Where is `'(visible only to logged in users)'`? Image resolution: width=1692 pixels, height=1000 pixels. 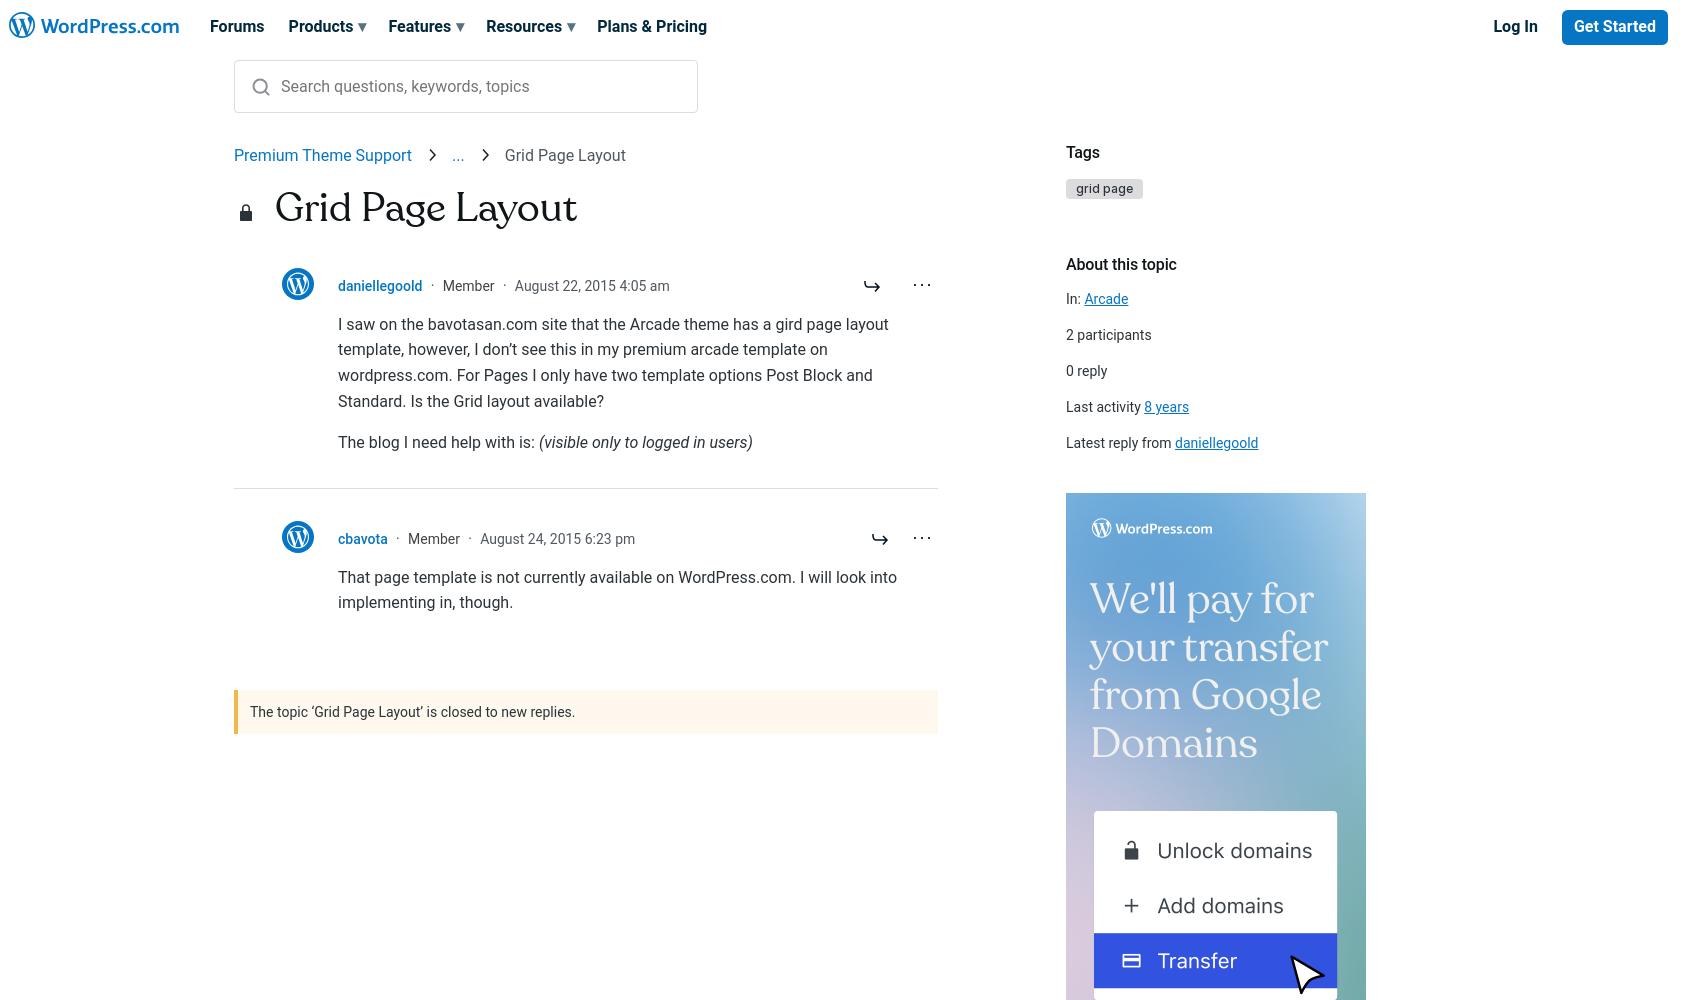 '(visible only to logged in users)' is located at coordinates (538, 441).